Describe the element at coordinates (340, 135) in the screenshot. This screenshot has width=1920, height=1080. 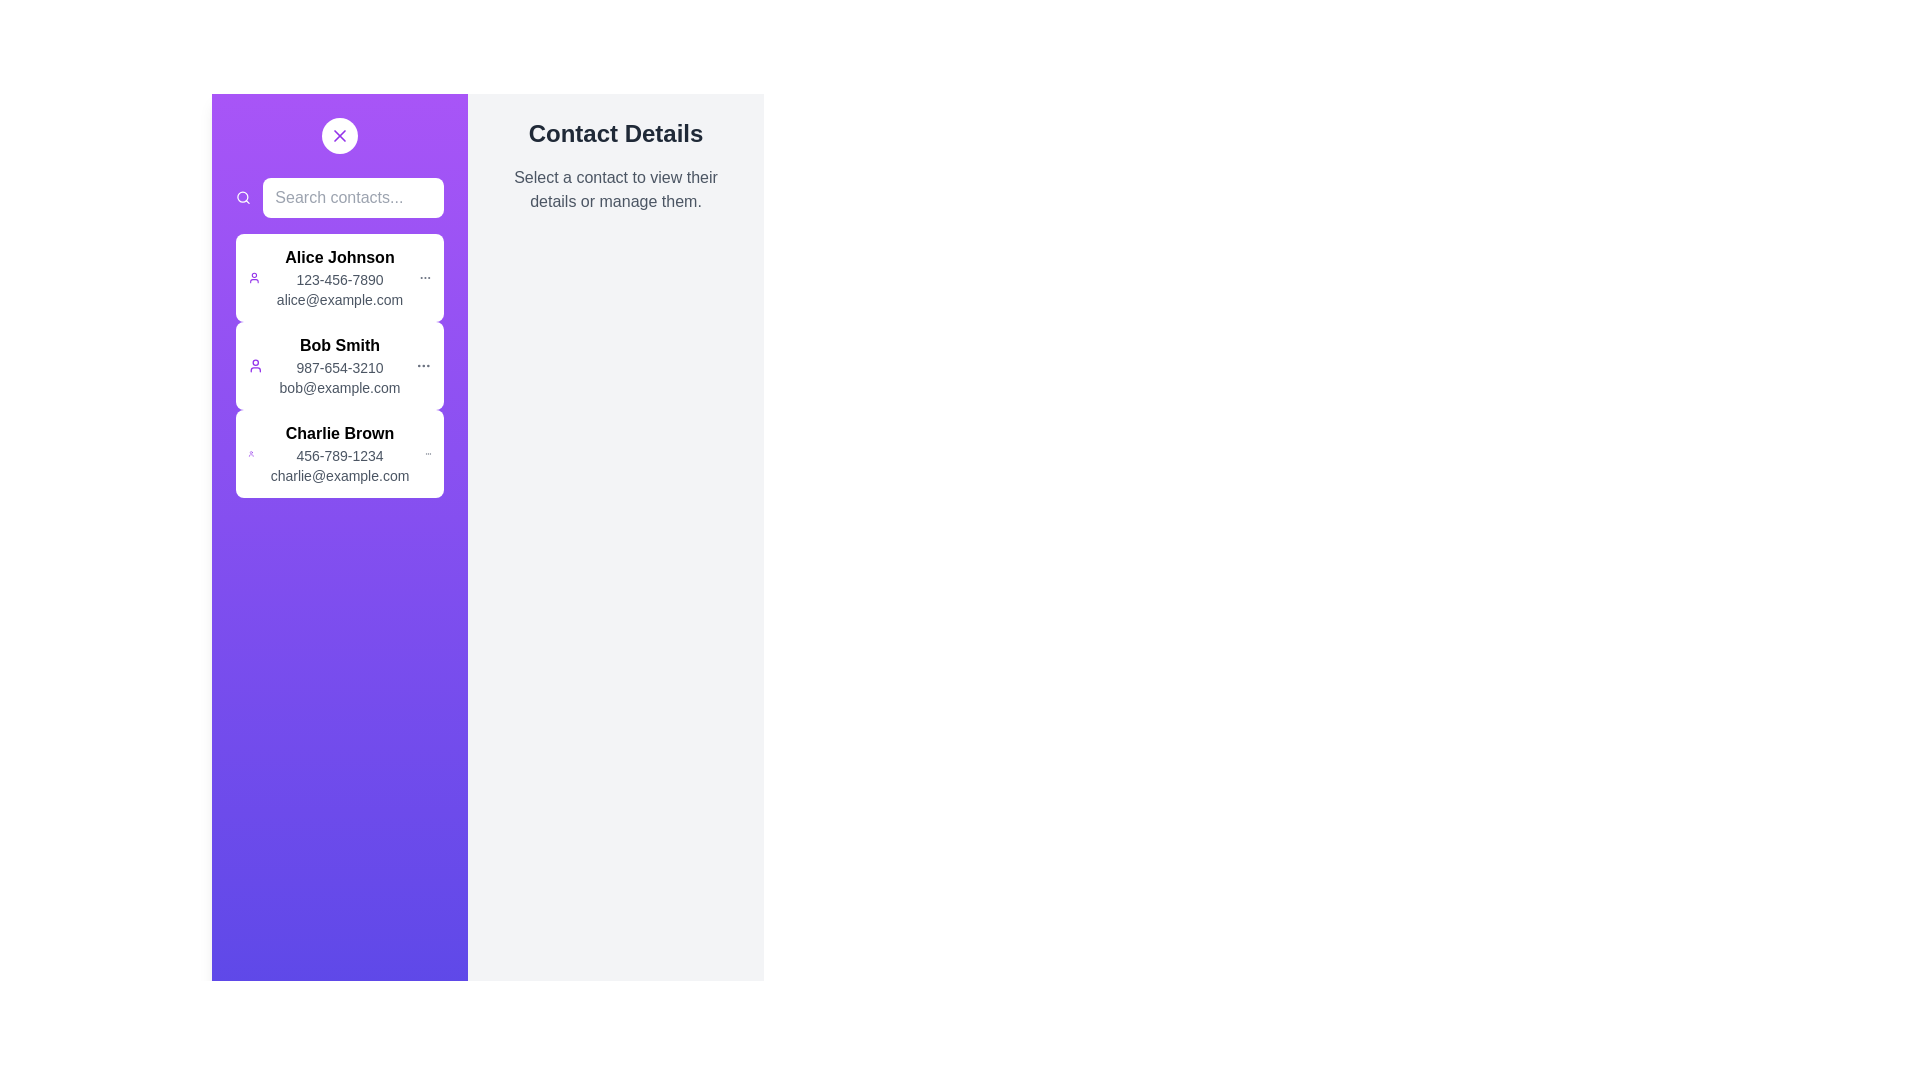
I see `the toggle button at the top-left corner of the drawer to toggle its expansion state` at that location.